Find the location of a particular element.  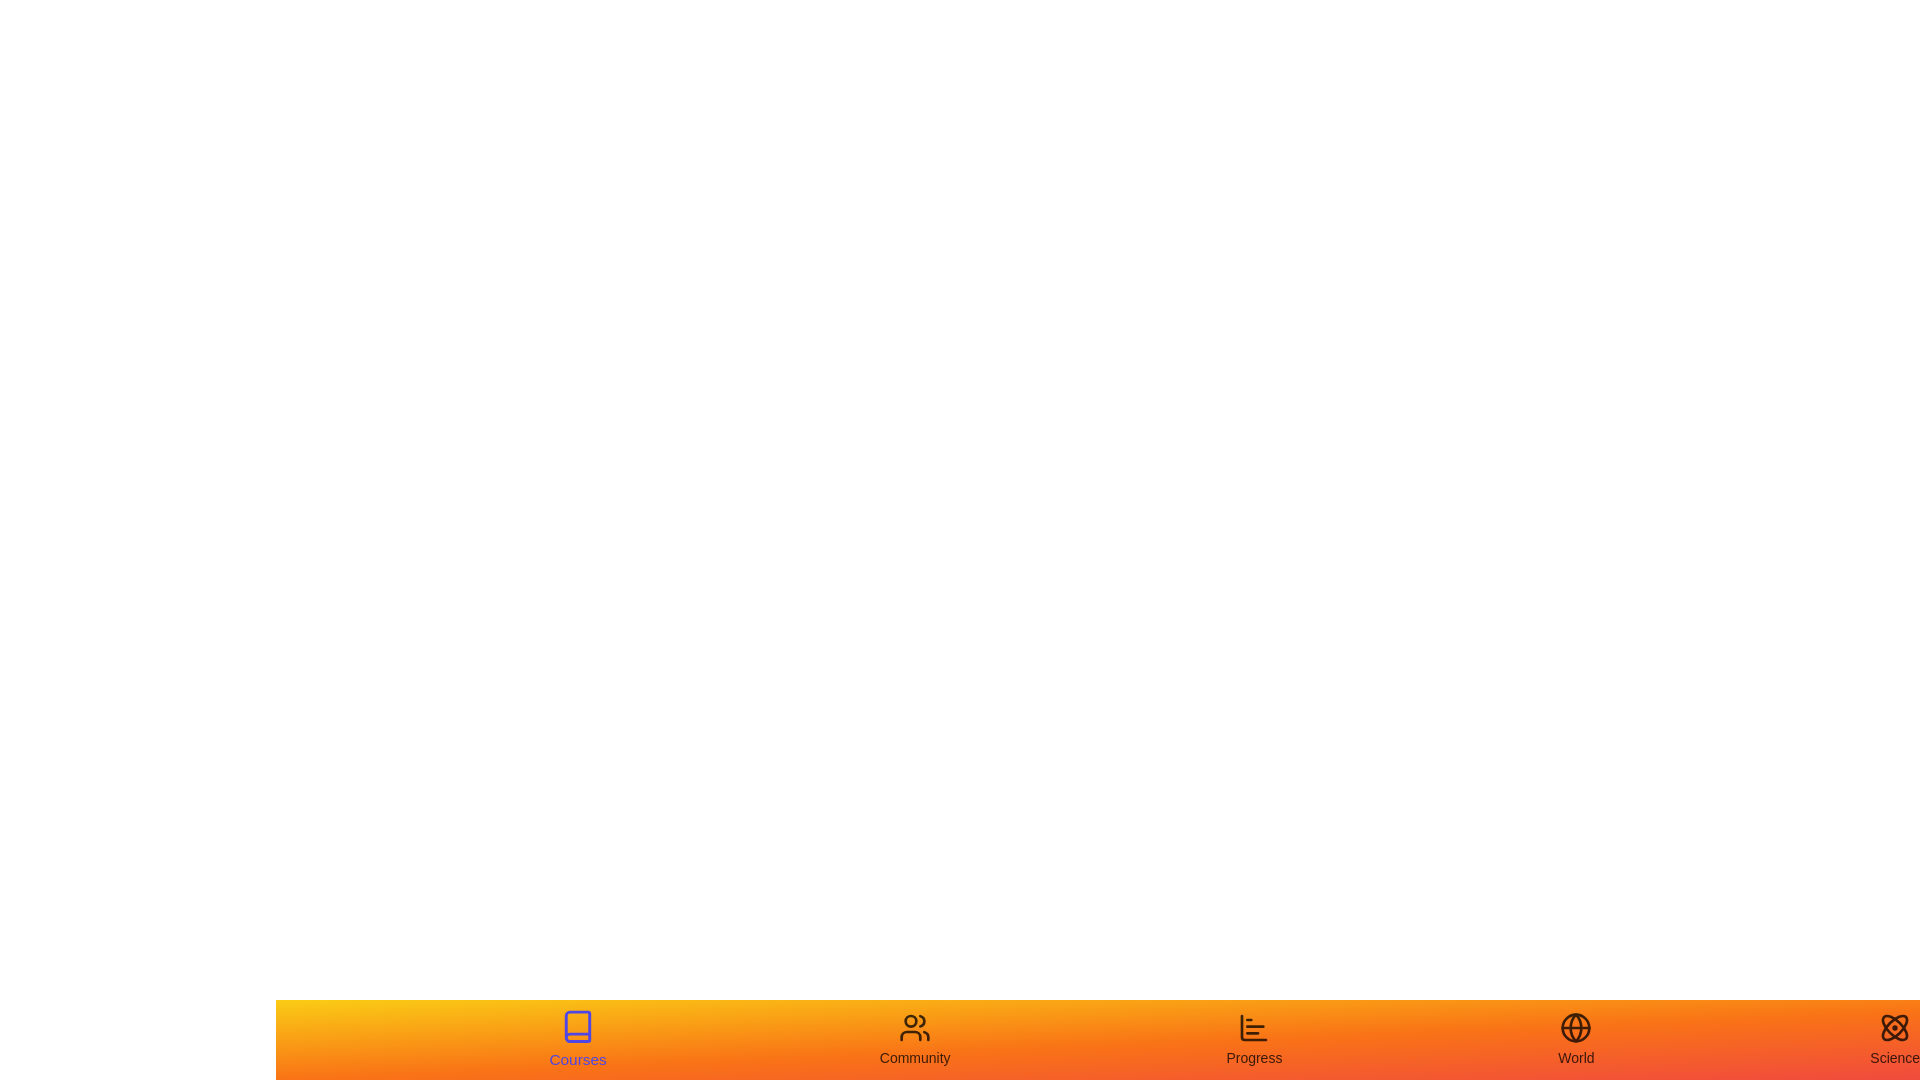

the tab labeled World is located at coordinates (1574, 1039).